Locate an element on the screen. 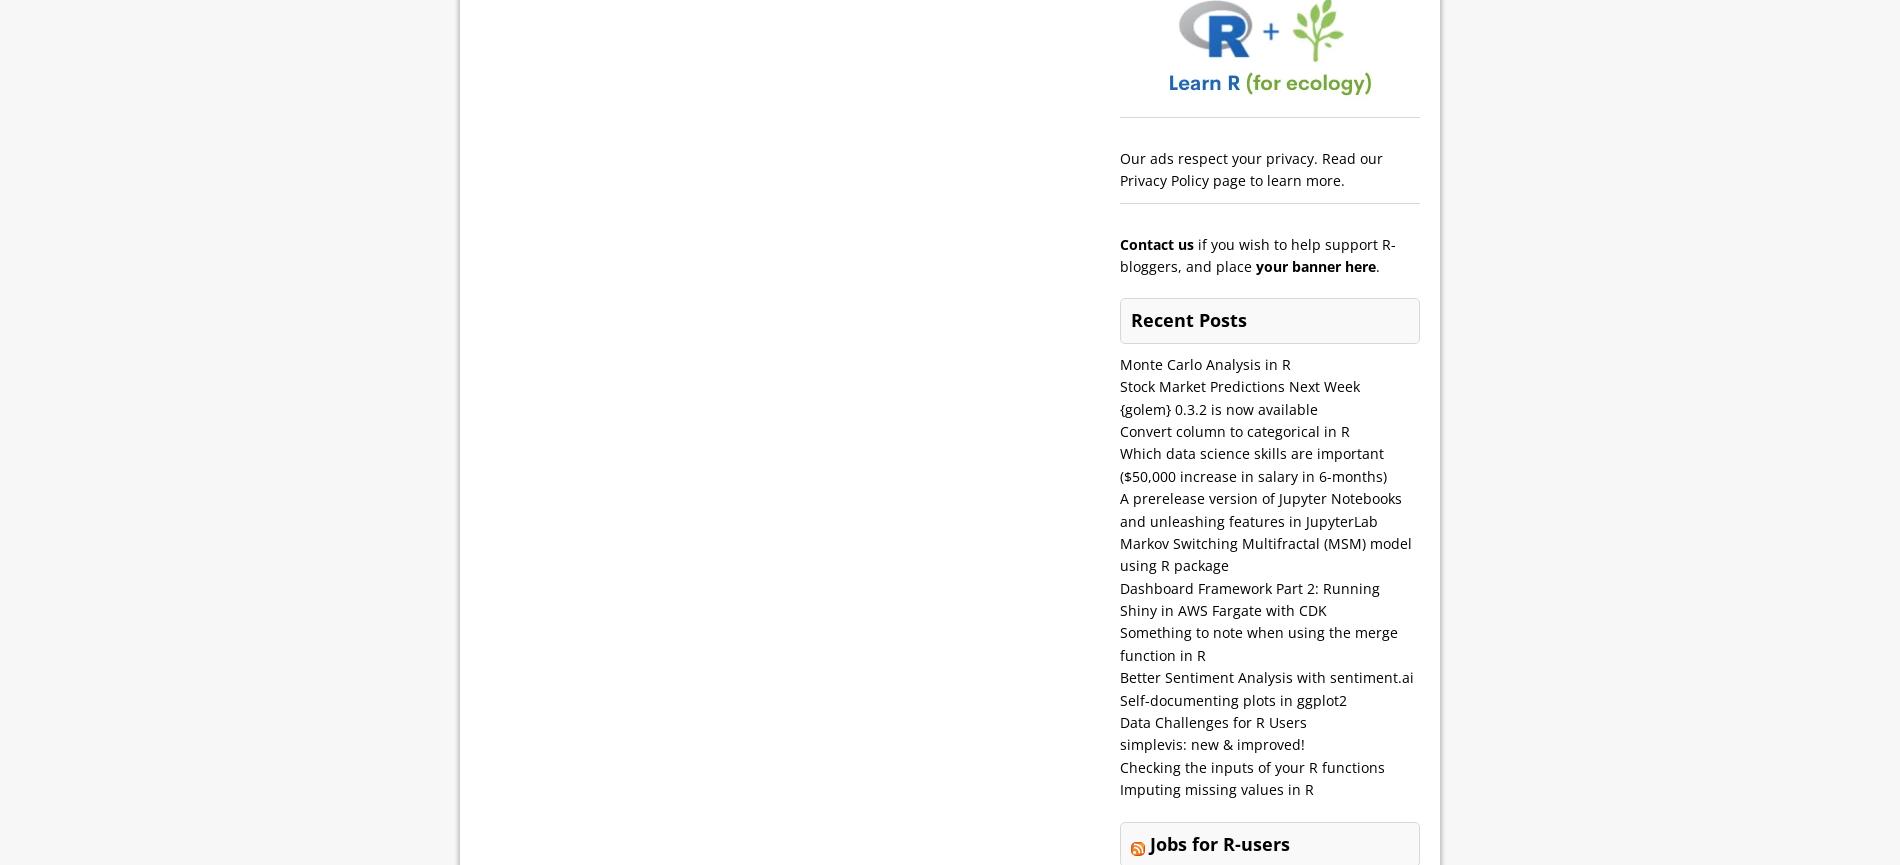 The image size is (1900, 865). 'Data Challenges for R Users' is located at coordinates (1212, 721).